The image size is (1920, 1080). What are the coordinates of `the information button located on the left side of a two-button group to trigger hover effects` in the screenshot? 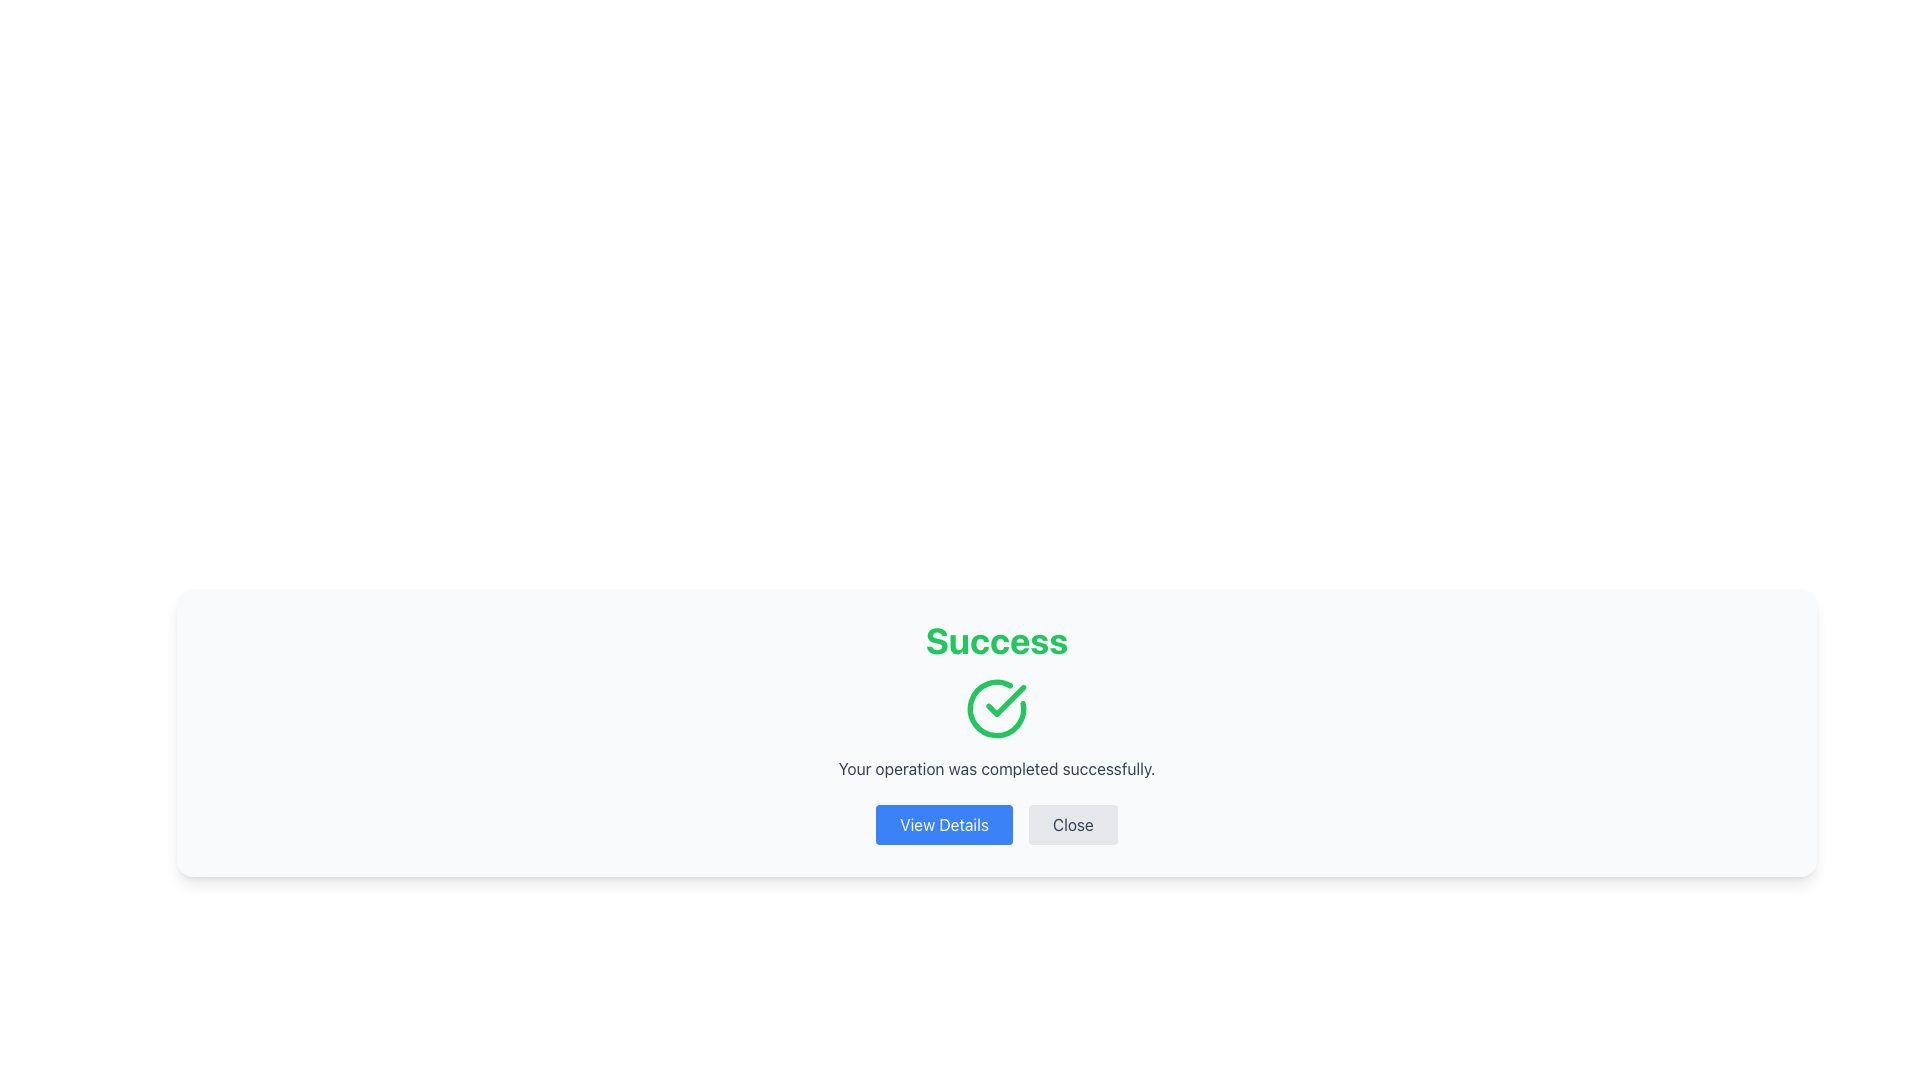 It's located at (943, 825).